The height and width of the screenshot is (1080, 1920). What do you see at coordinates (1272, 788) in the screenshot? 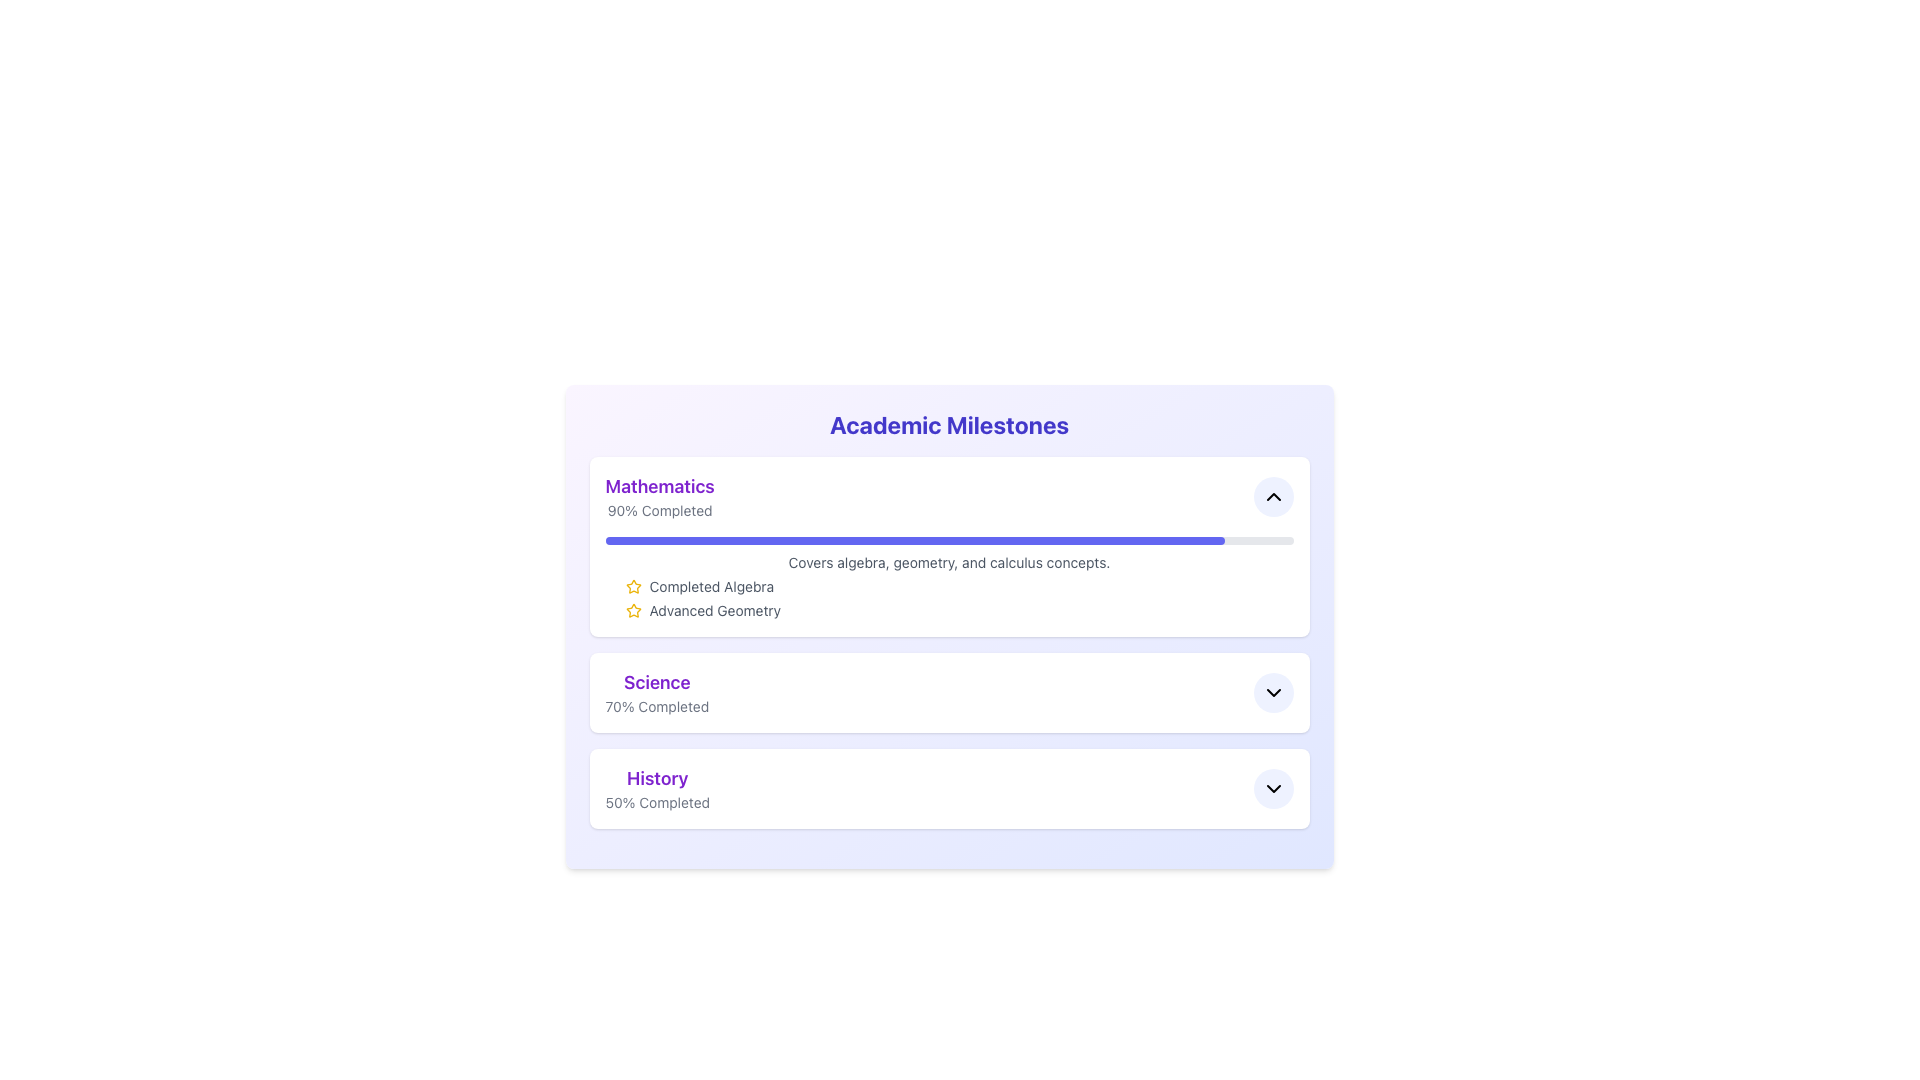
I see `the circular button with a light indigo background and a downward-pointing chevron icon, located on the right side of the 'History' section, to change its background color` at bounding box center [1272, 788].